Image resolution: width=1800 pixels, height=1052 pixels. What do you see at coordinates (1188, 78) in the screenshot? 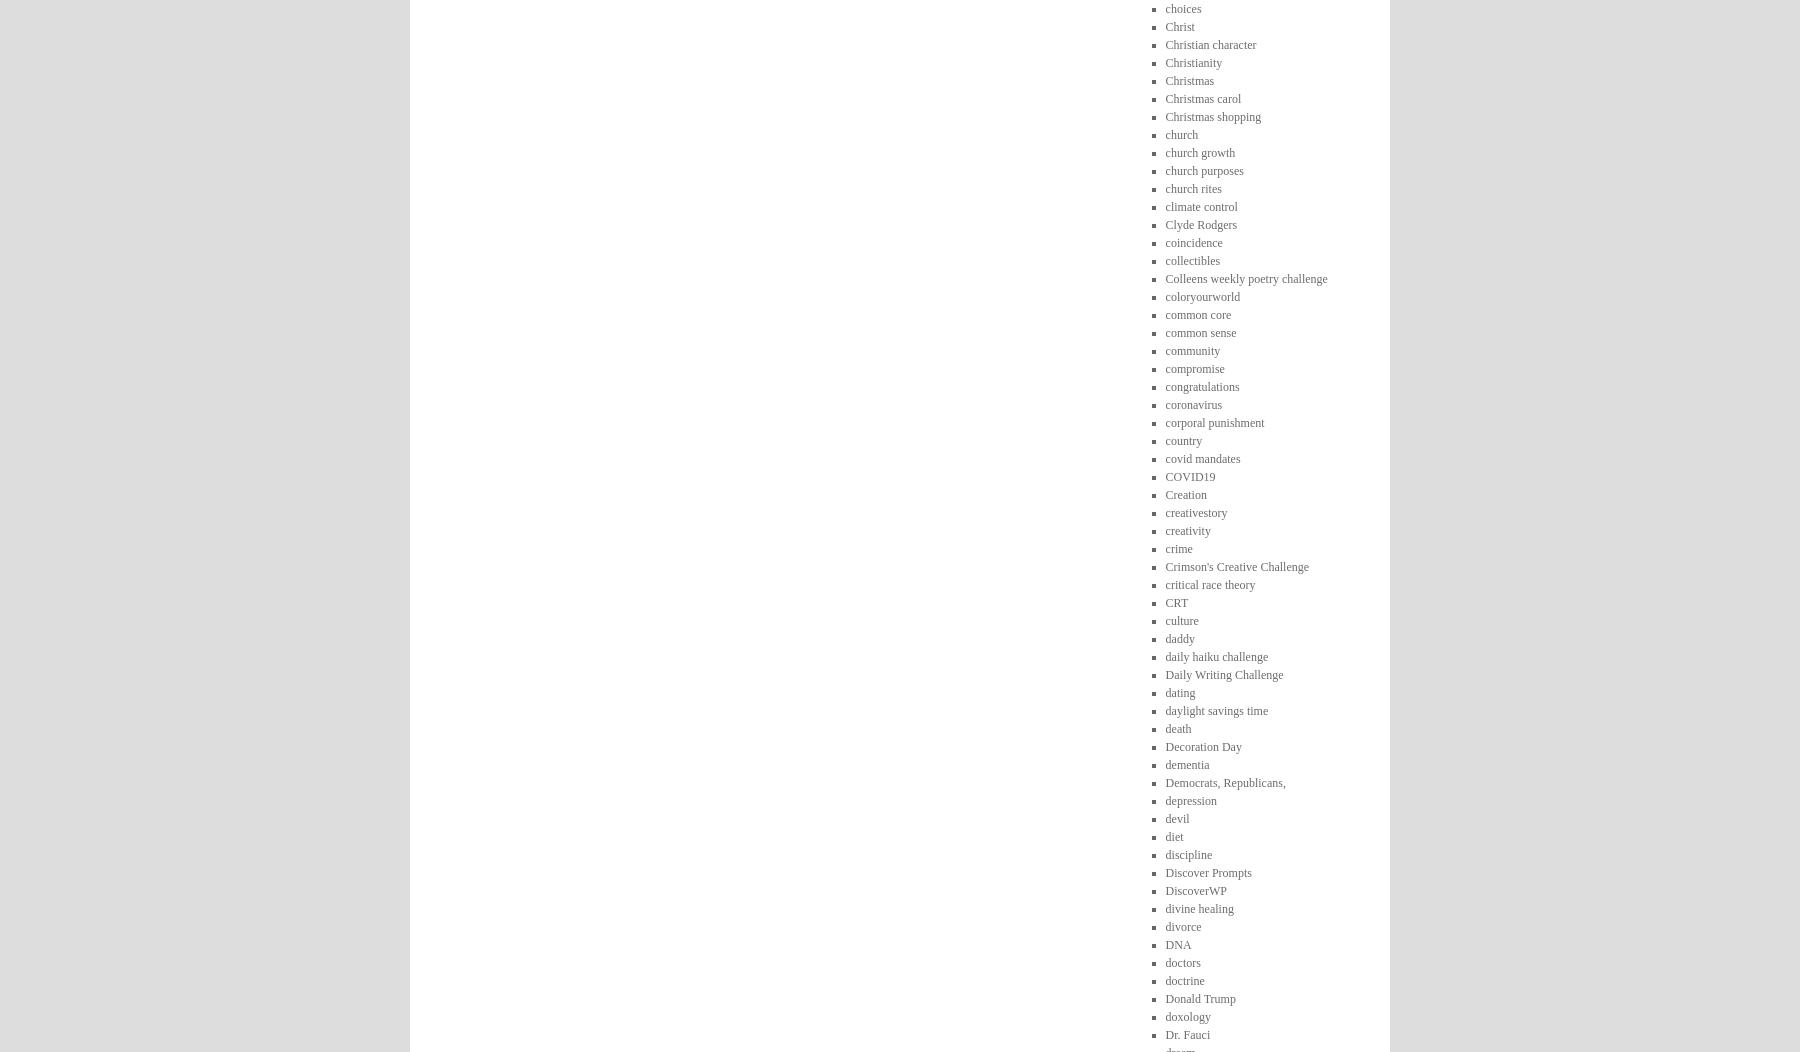
I see `'Christmas'` at bounding box center [1188, 78].